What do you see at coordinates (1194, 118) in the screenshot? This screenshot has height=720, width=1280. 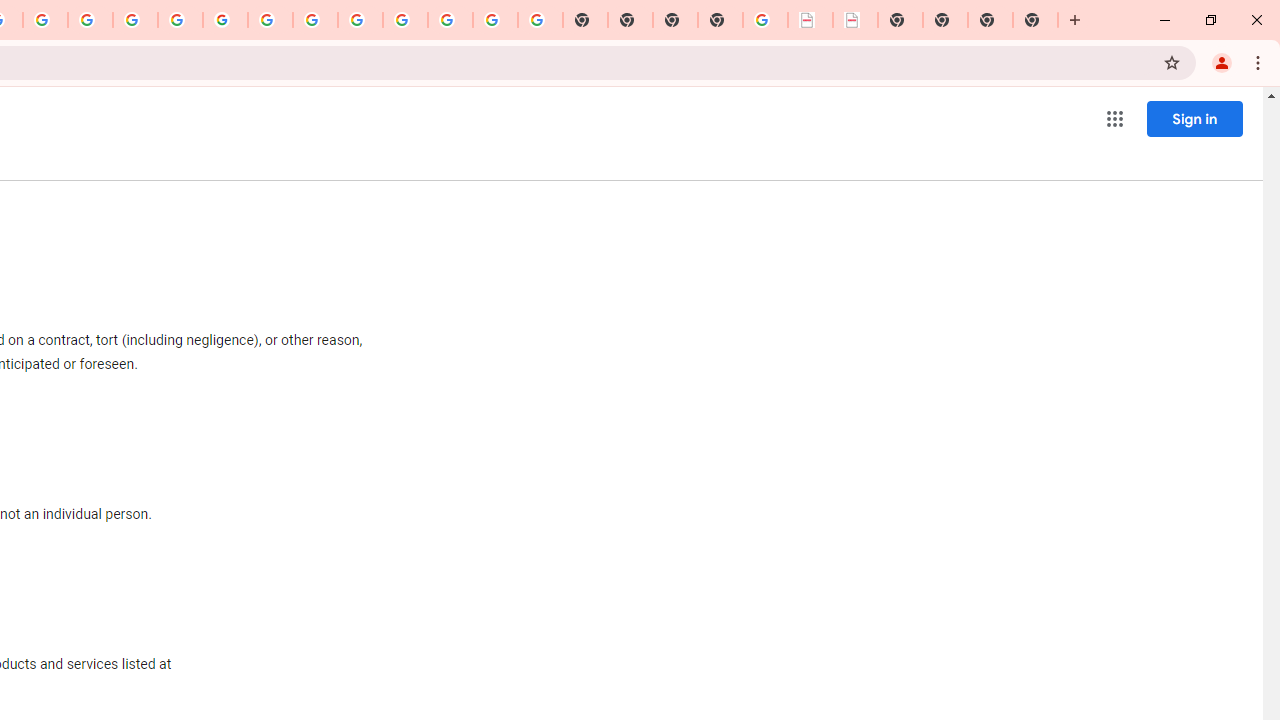 I see `'Sign in'` at bounding box center [1194, 118].